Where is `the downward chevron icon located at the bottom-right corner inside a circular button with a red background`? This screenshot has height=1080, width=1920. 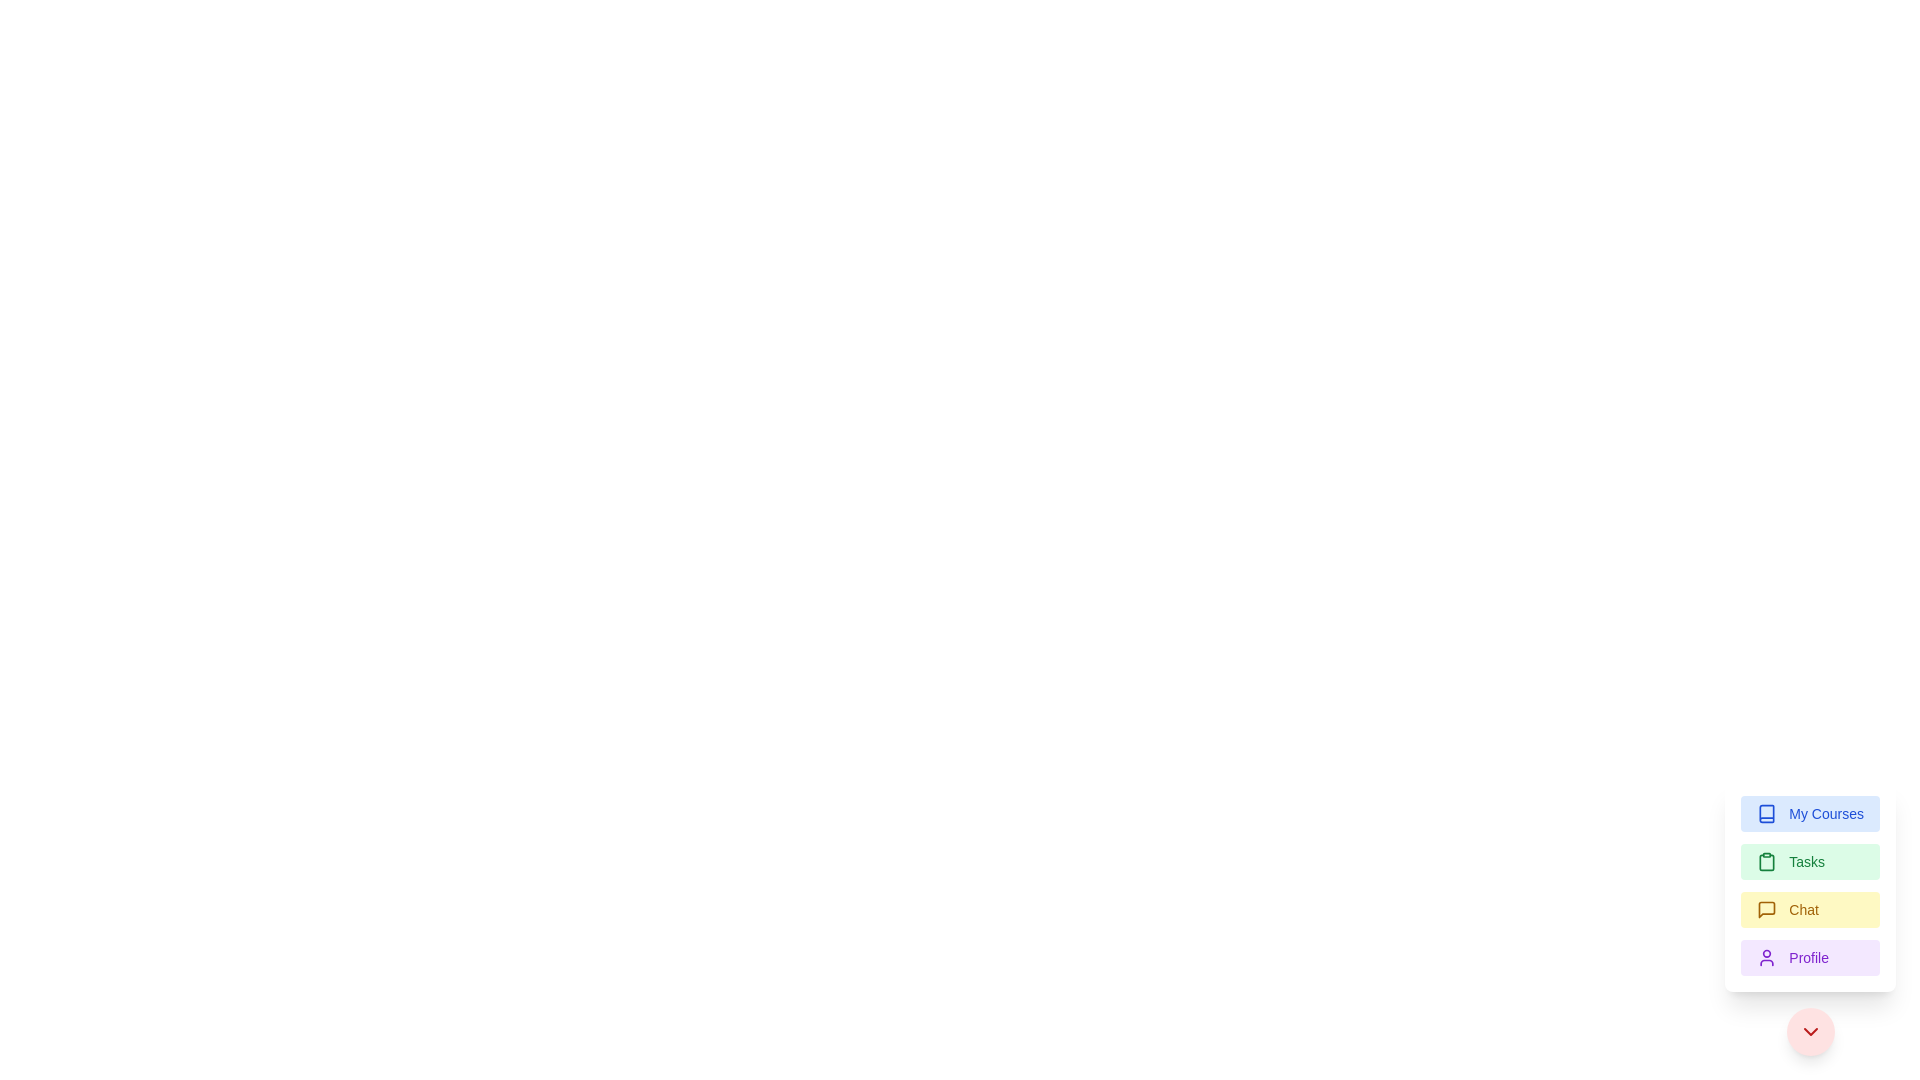
the downward chevron icon located at the bottom-right corner inside a circular button with a red background is located at coordinates (1810, 1032).